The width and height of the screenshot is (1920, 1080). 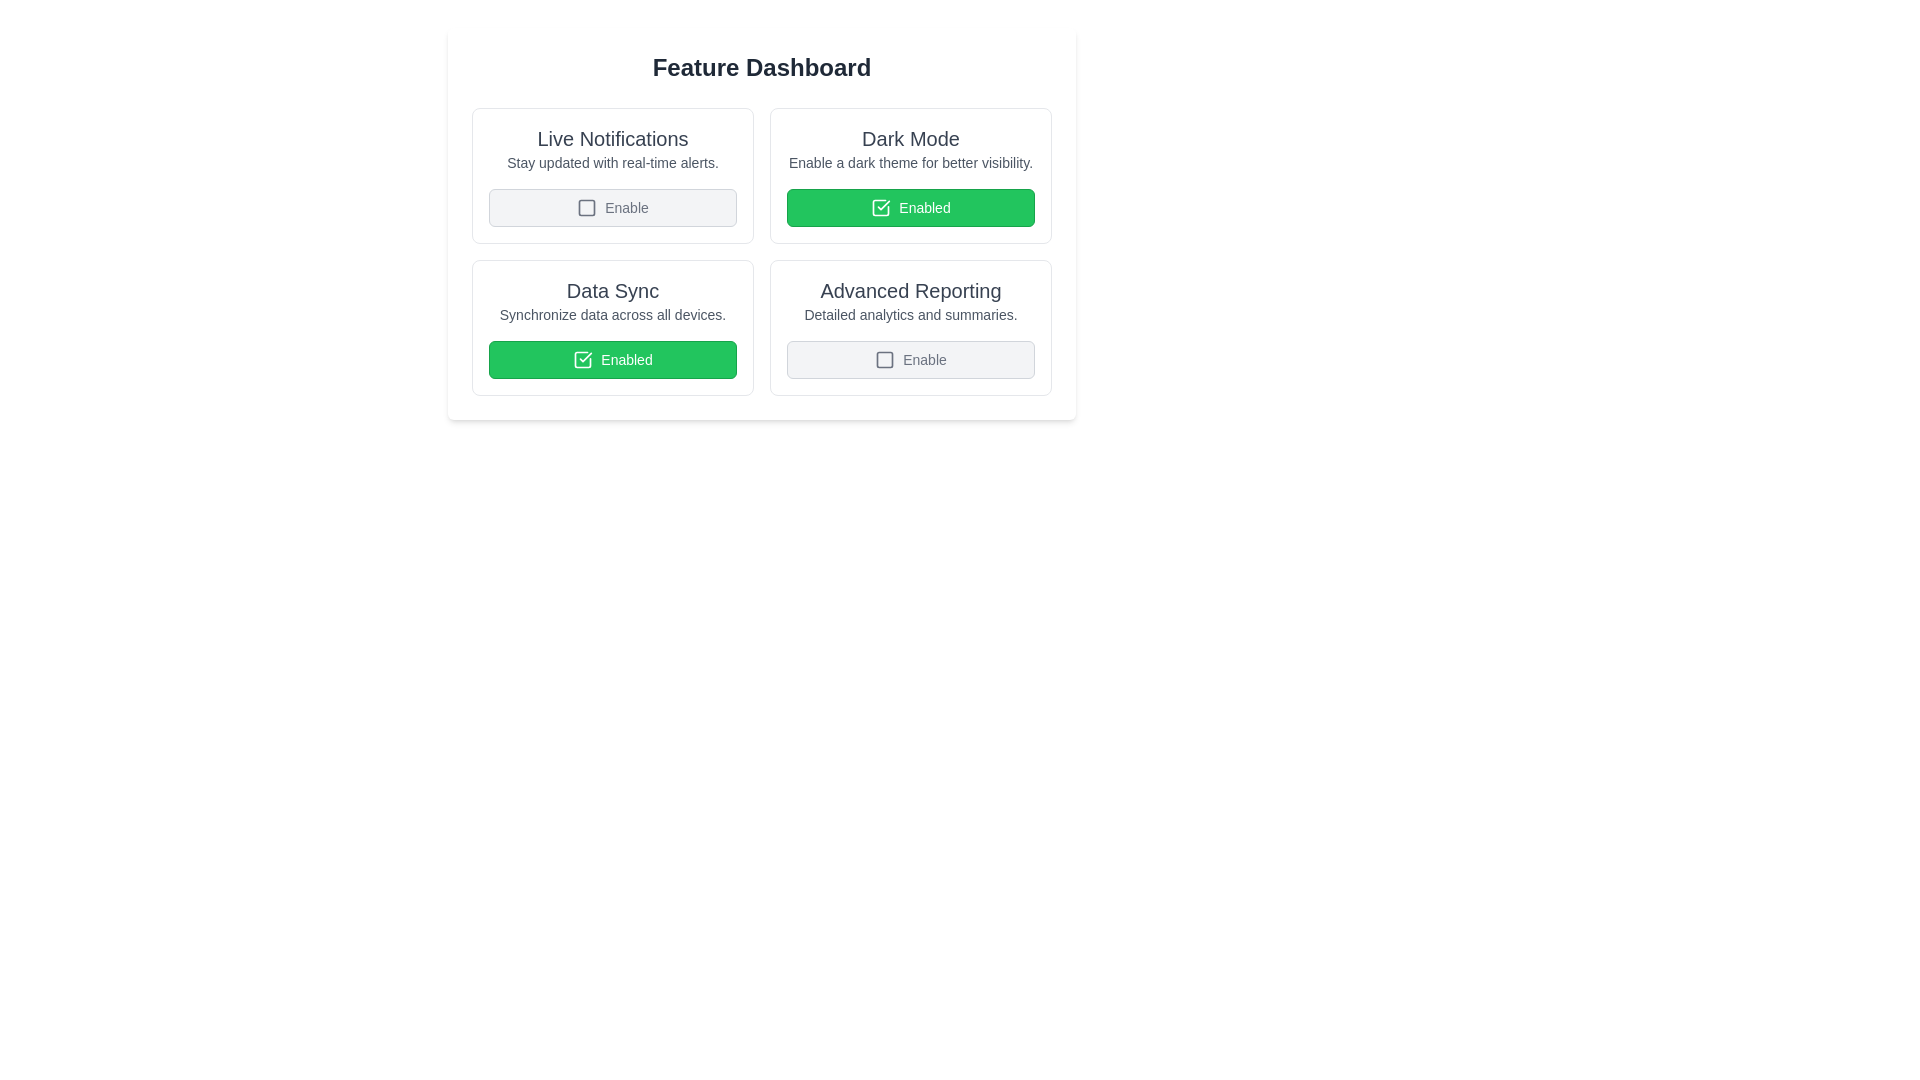 What do you see at coordinates (880, 208) in the screenshot?
I see `the 'Enabled' button in the 'Dark Mode' section which contains the confirmation icon for the 'Dark Mode' feature` at bounding box center [880, 208].